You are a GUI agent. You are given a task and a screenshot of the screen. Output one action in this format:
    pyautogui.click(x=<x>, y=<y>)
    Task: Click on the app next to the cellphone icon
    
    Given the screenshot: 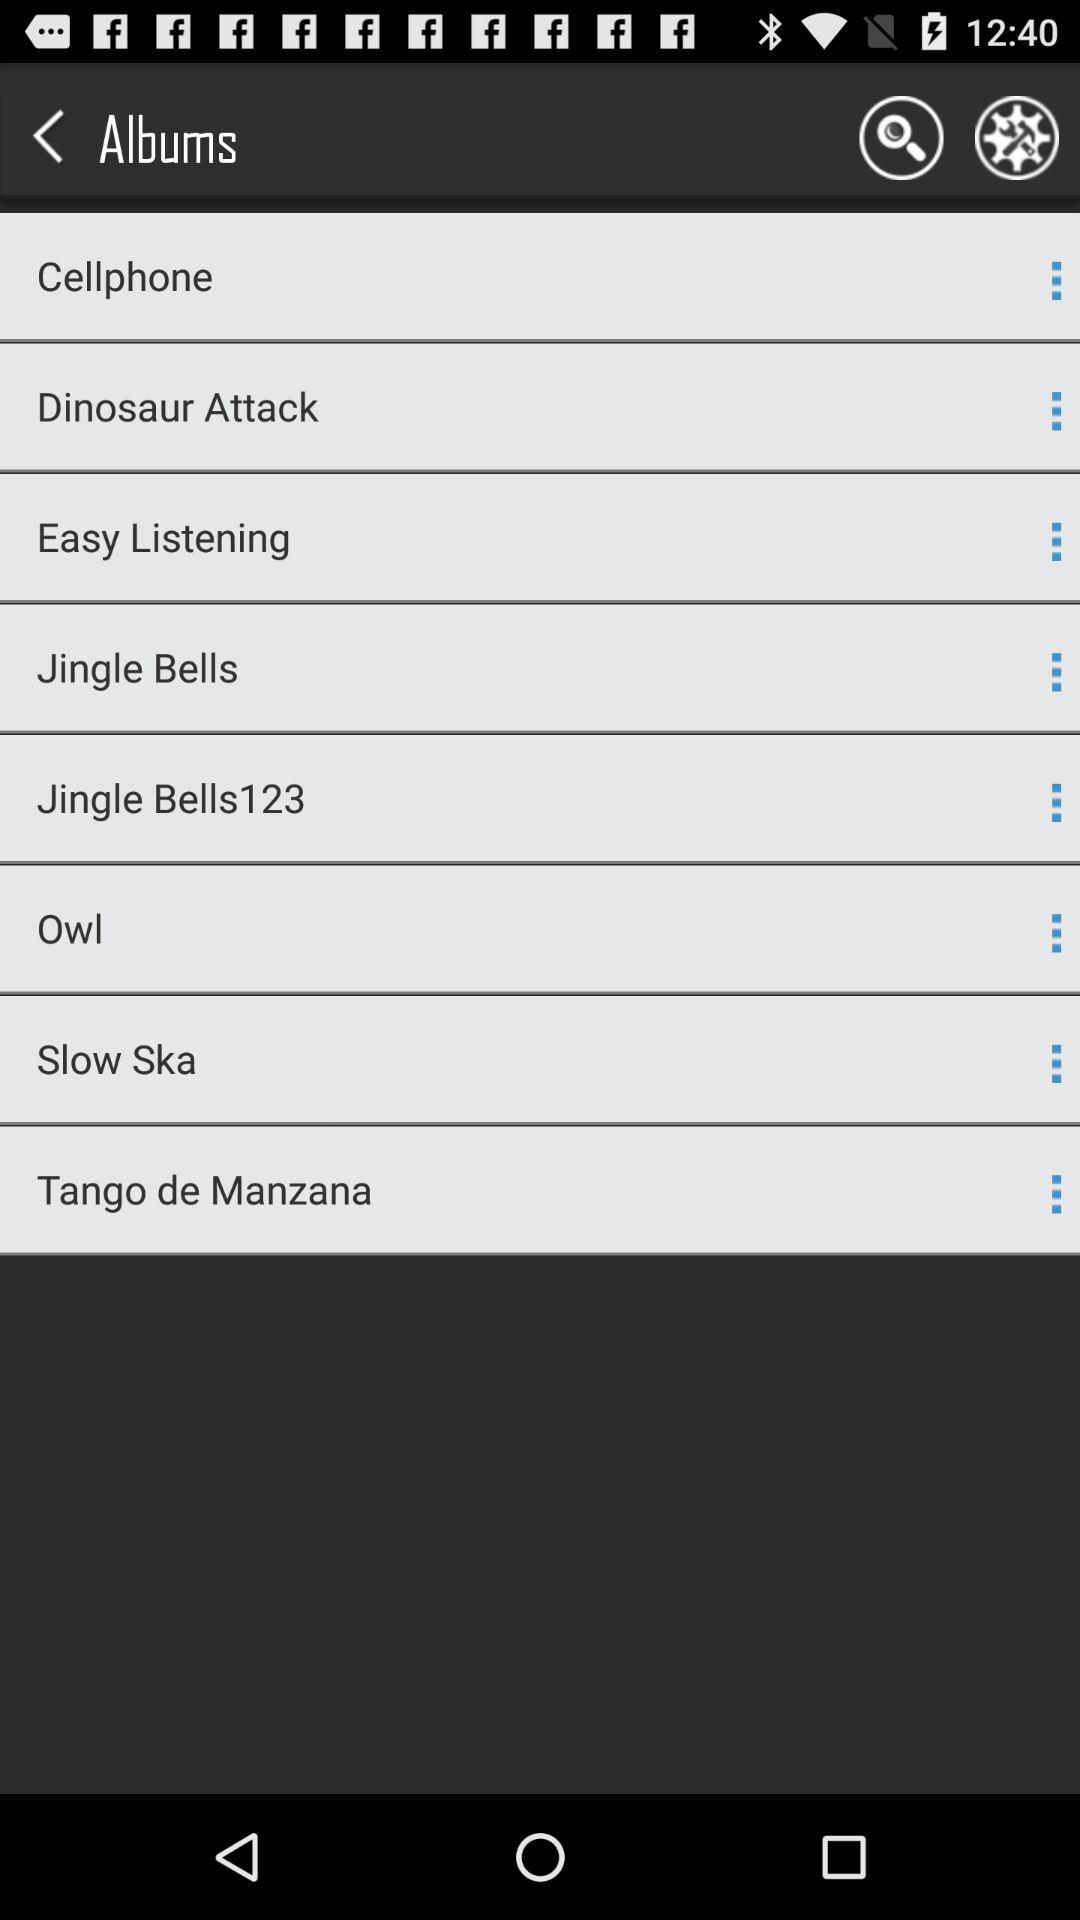 What is the action you would take?
    pyautogui.click(x=1055, y=279)
    